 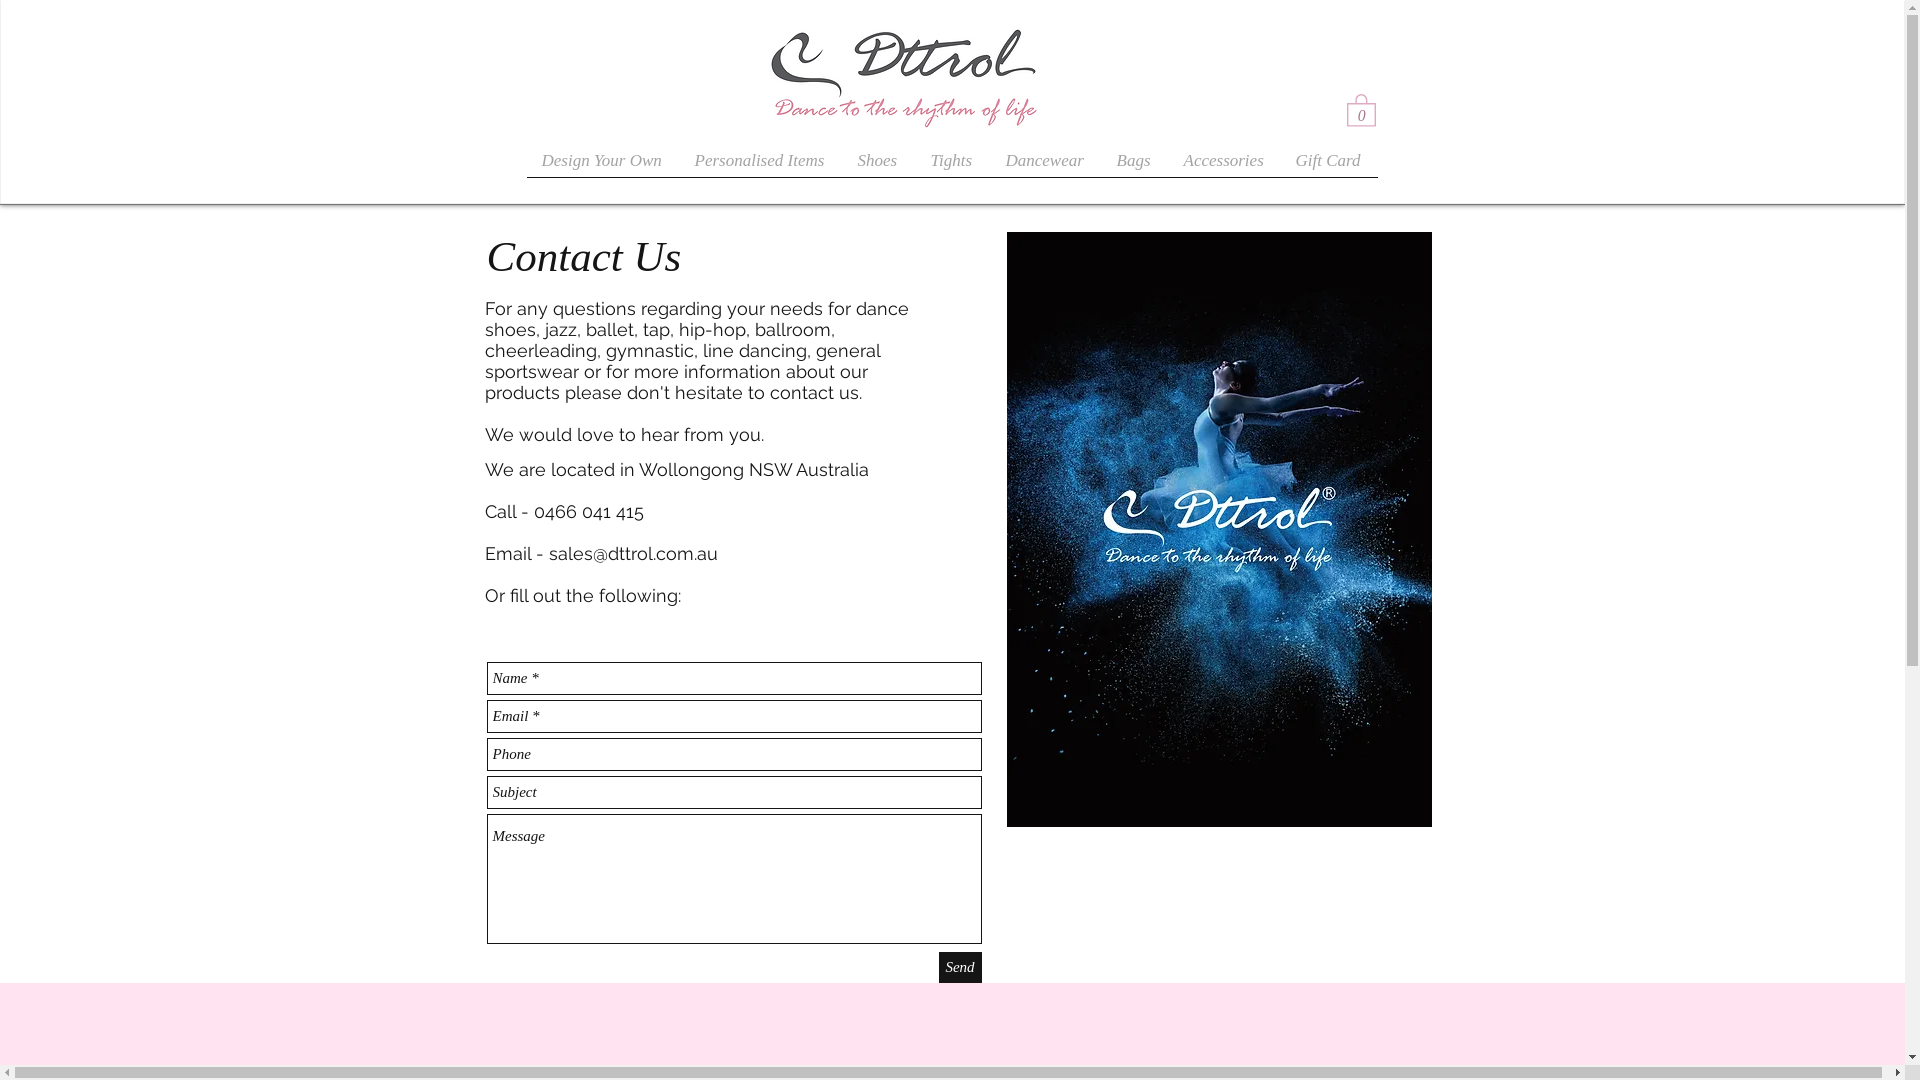 What do you see at coordinates (1135, 165) in the screenshot?
I see `'Bags'` at bounding box center [1135, 165].